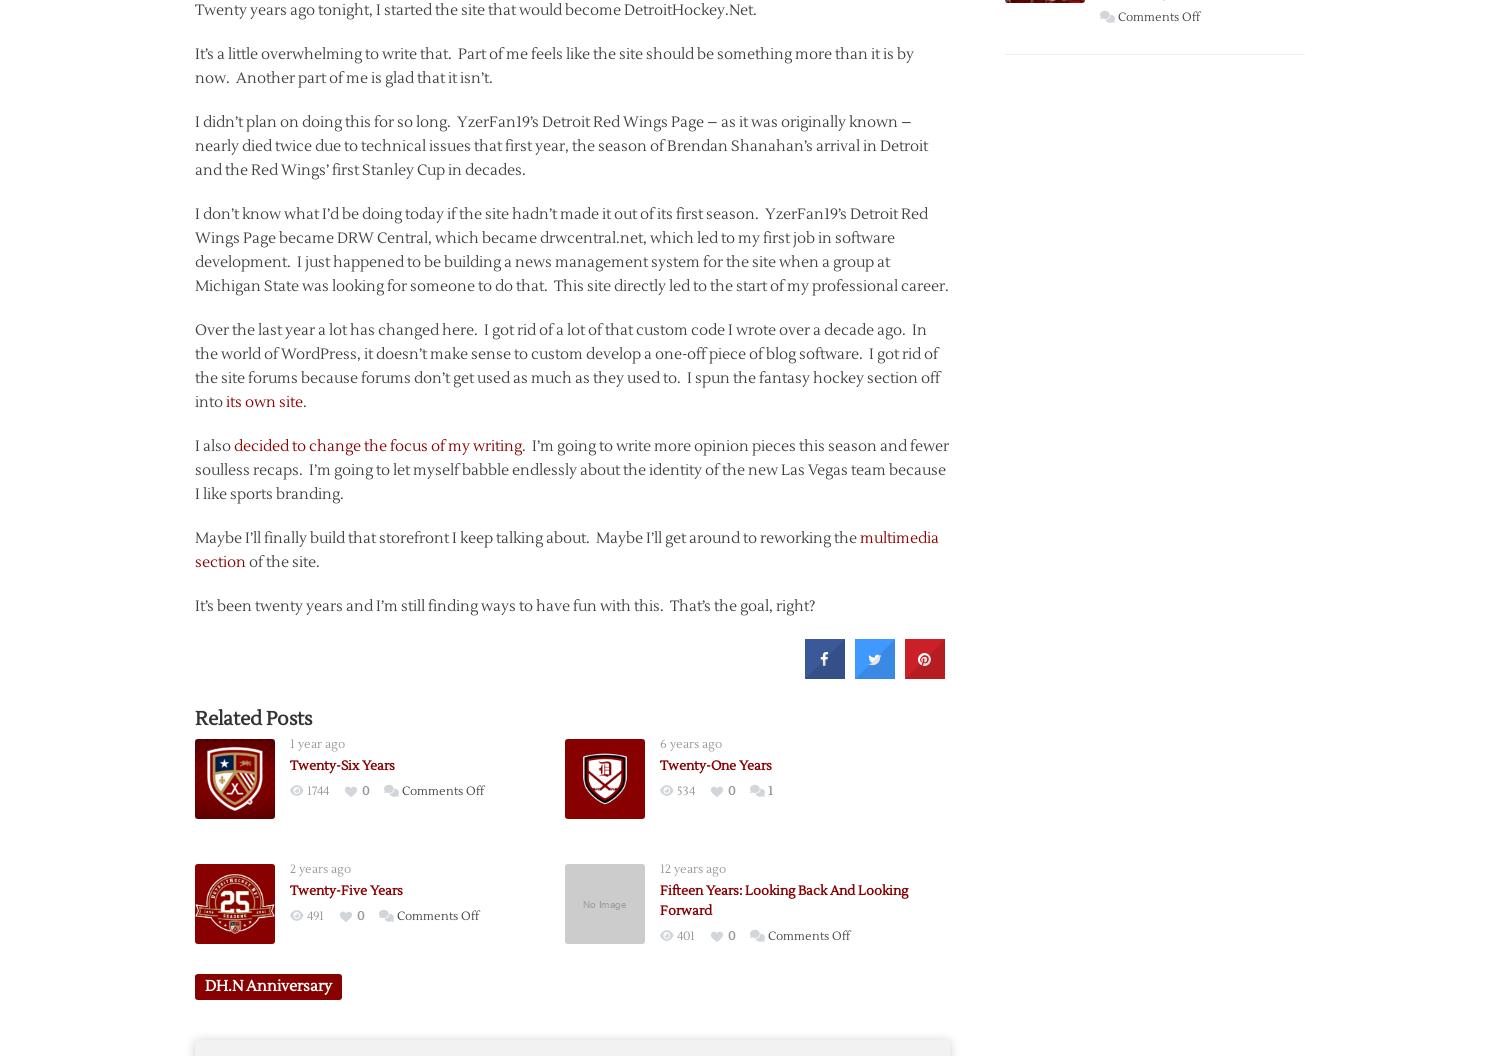 The height and width of the screenshot is (1056, 1500). What do you see at coordinates (474, 9) in the screenshot?
I see `'Twenty years ago tonight, I started the site that would become DetroitHockey.Net.'` at bounding box center [474, 9].